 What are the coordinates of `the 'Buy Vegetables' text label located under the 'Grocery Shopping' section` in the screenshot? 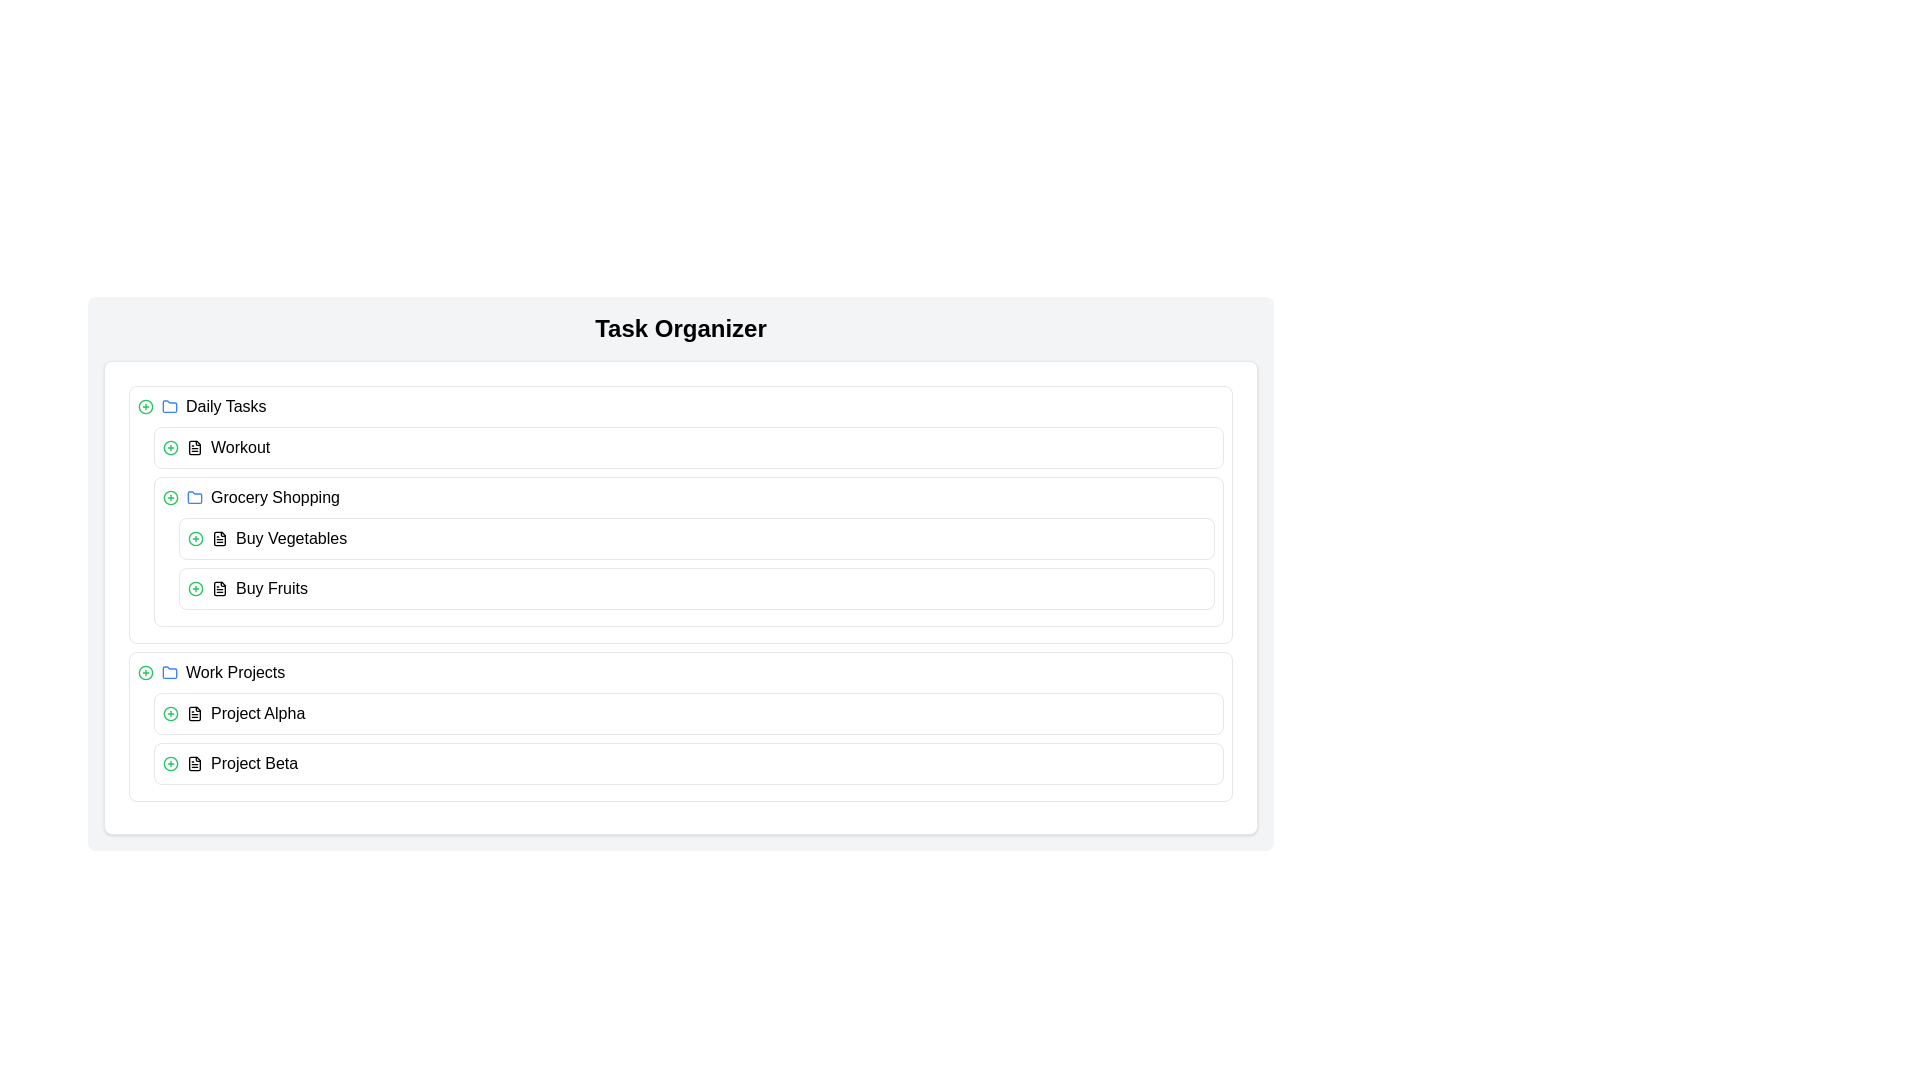 It's located at (290, 538).